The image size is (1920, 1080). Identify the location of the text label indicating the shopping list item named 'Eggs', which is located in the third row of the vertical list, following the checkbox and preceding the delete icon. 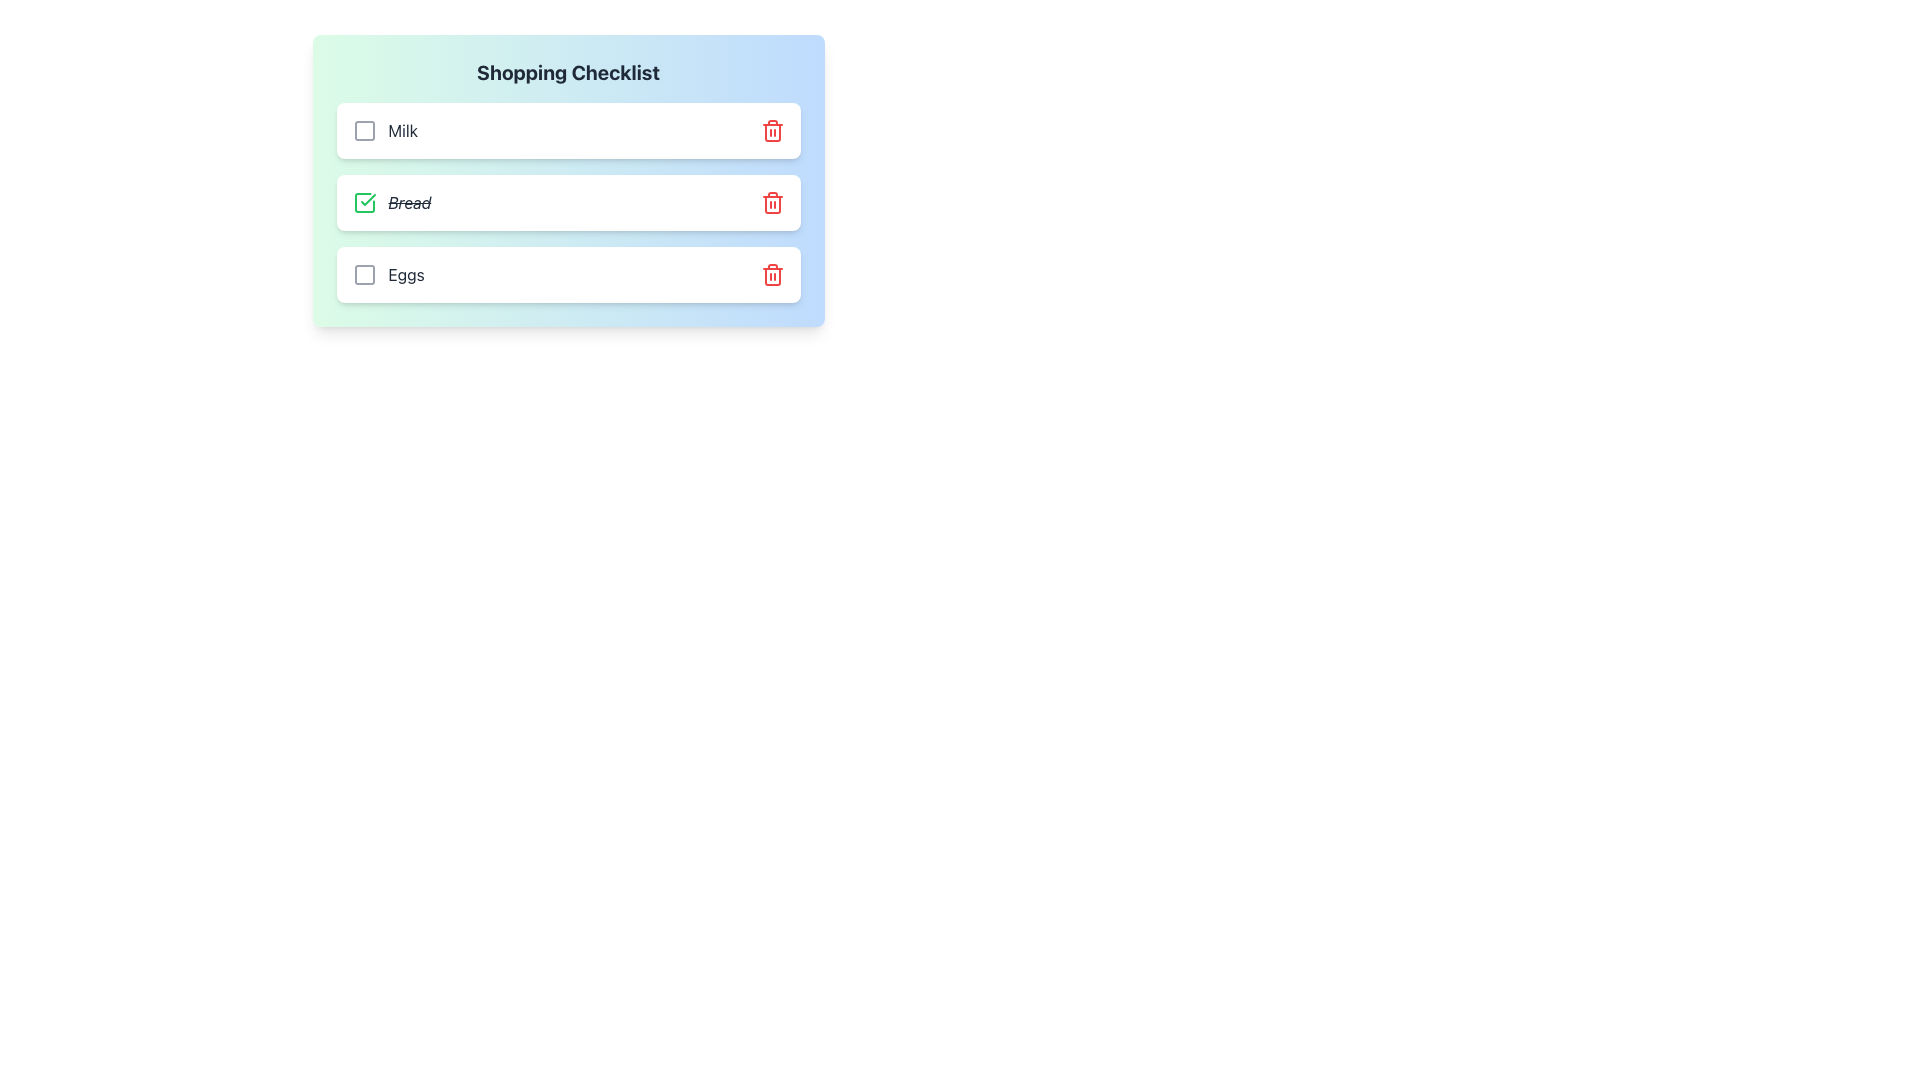
(405, 274).